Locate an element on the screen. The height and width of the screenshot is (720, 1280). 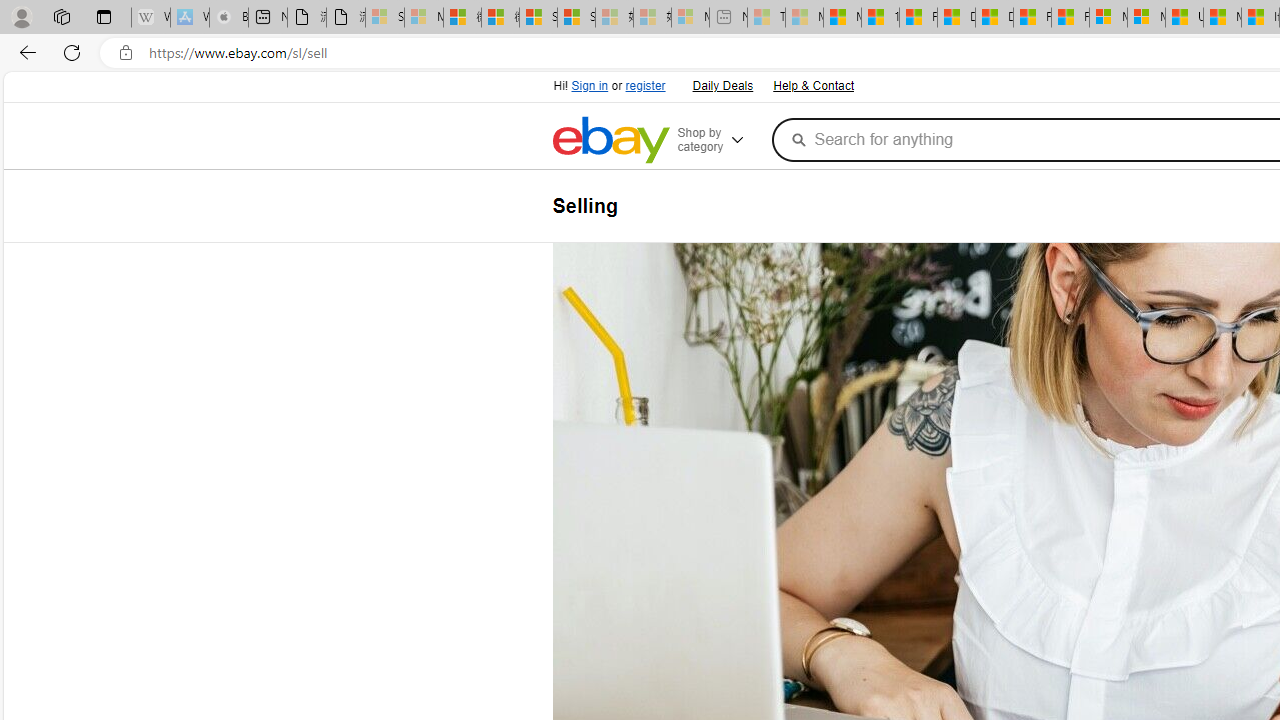
'Microsoft Services Agreement - Sleeping' is located at coordinates (422, 17).